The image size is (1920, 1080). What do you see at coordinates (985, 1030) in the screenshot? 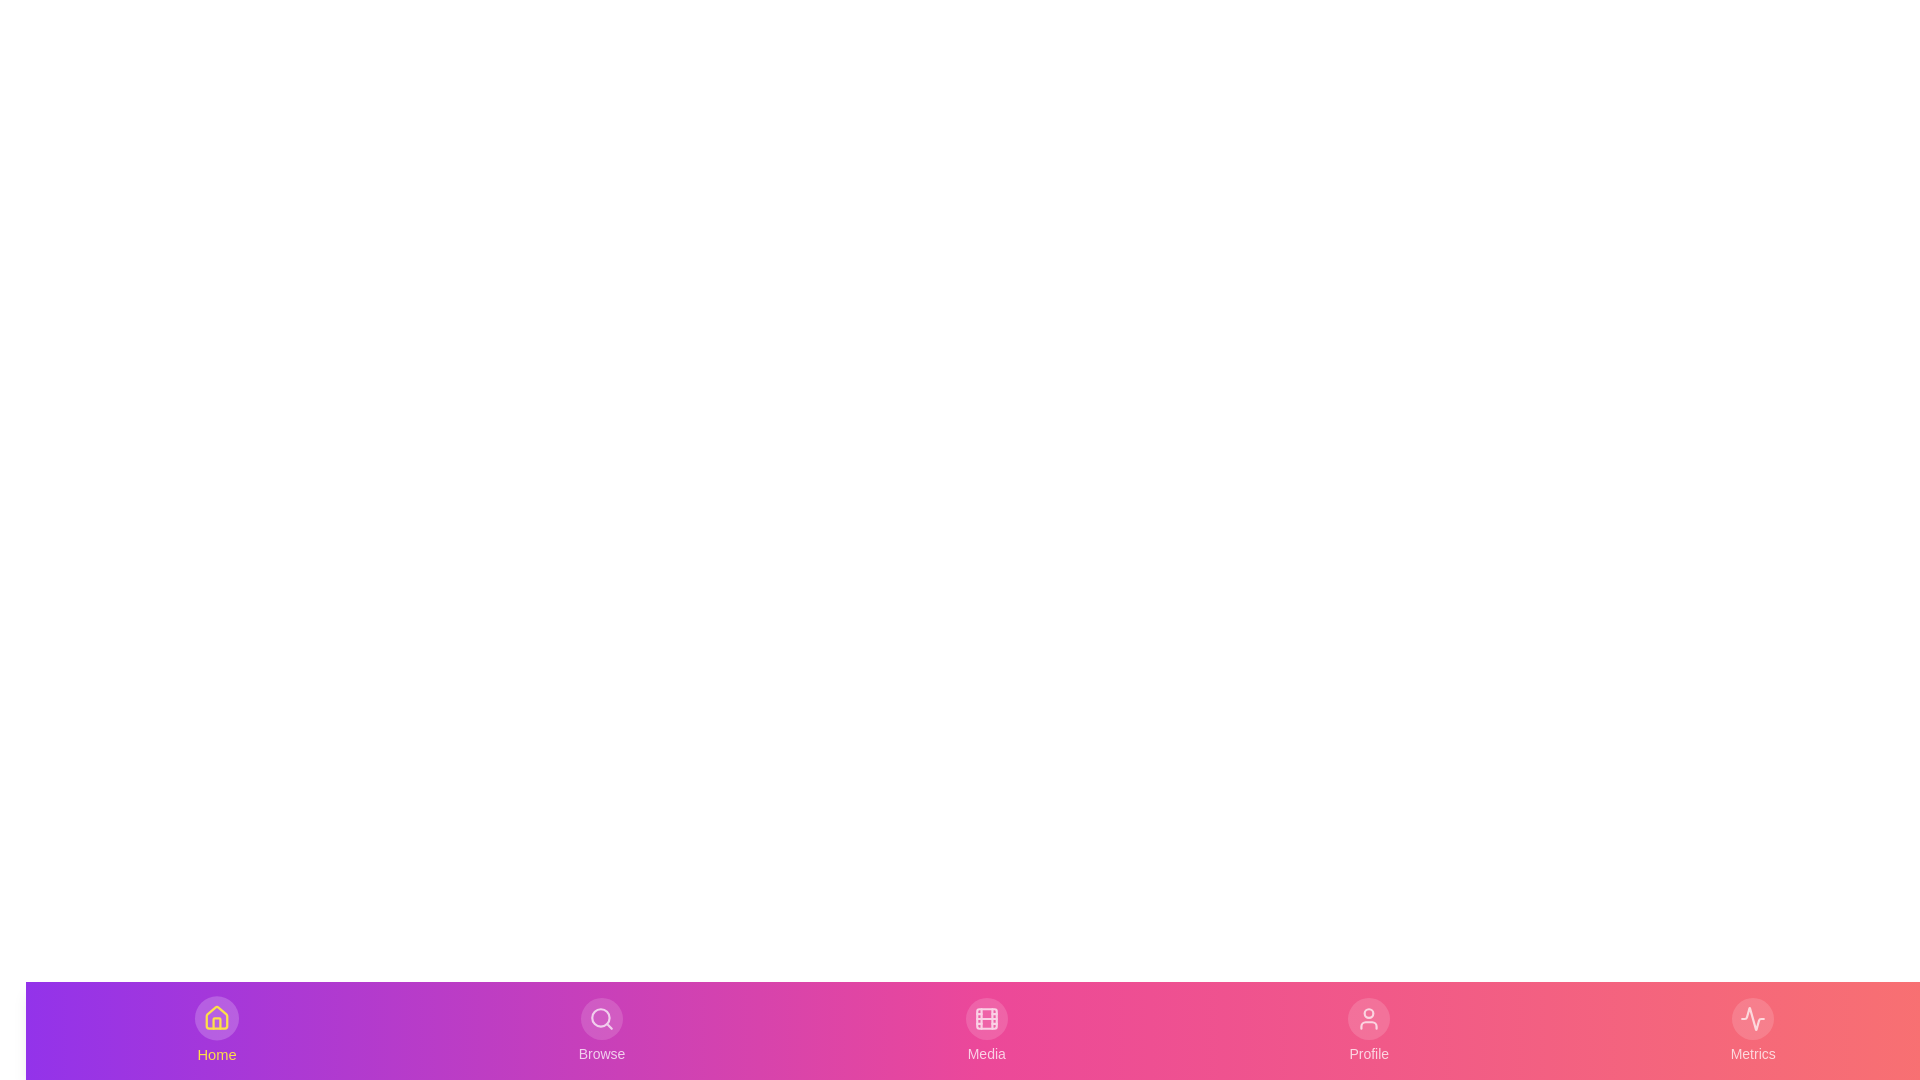
I see `the Media tab to view its interaction effects` at bounding box center [985, 1030].